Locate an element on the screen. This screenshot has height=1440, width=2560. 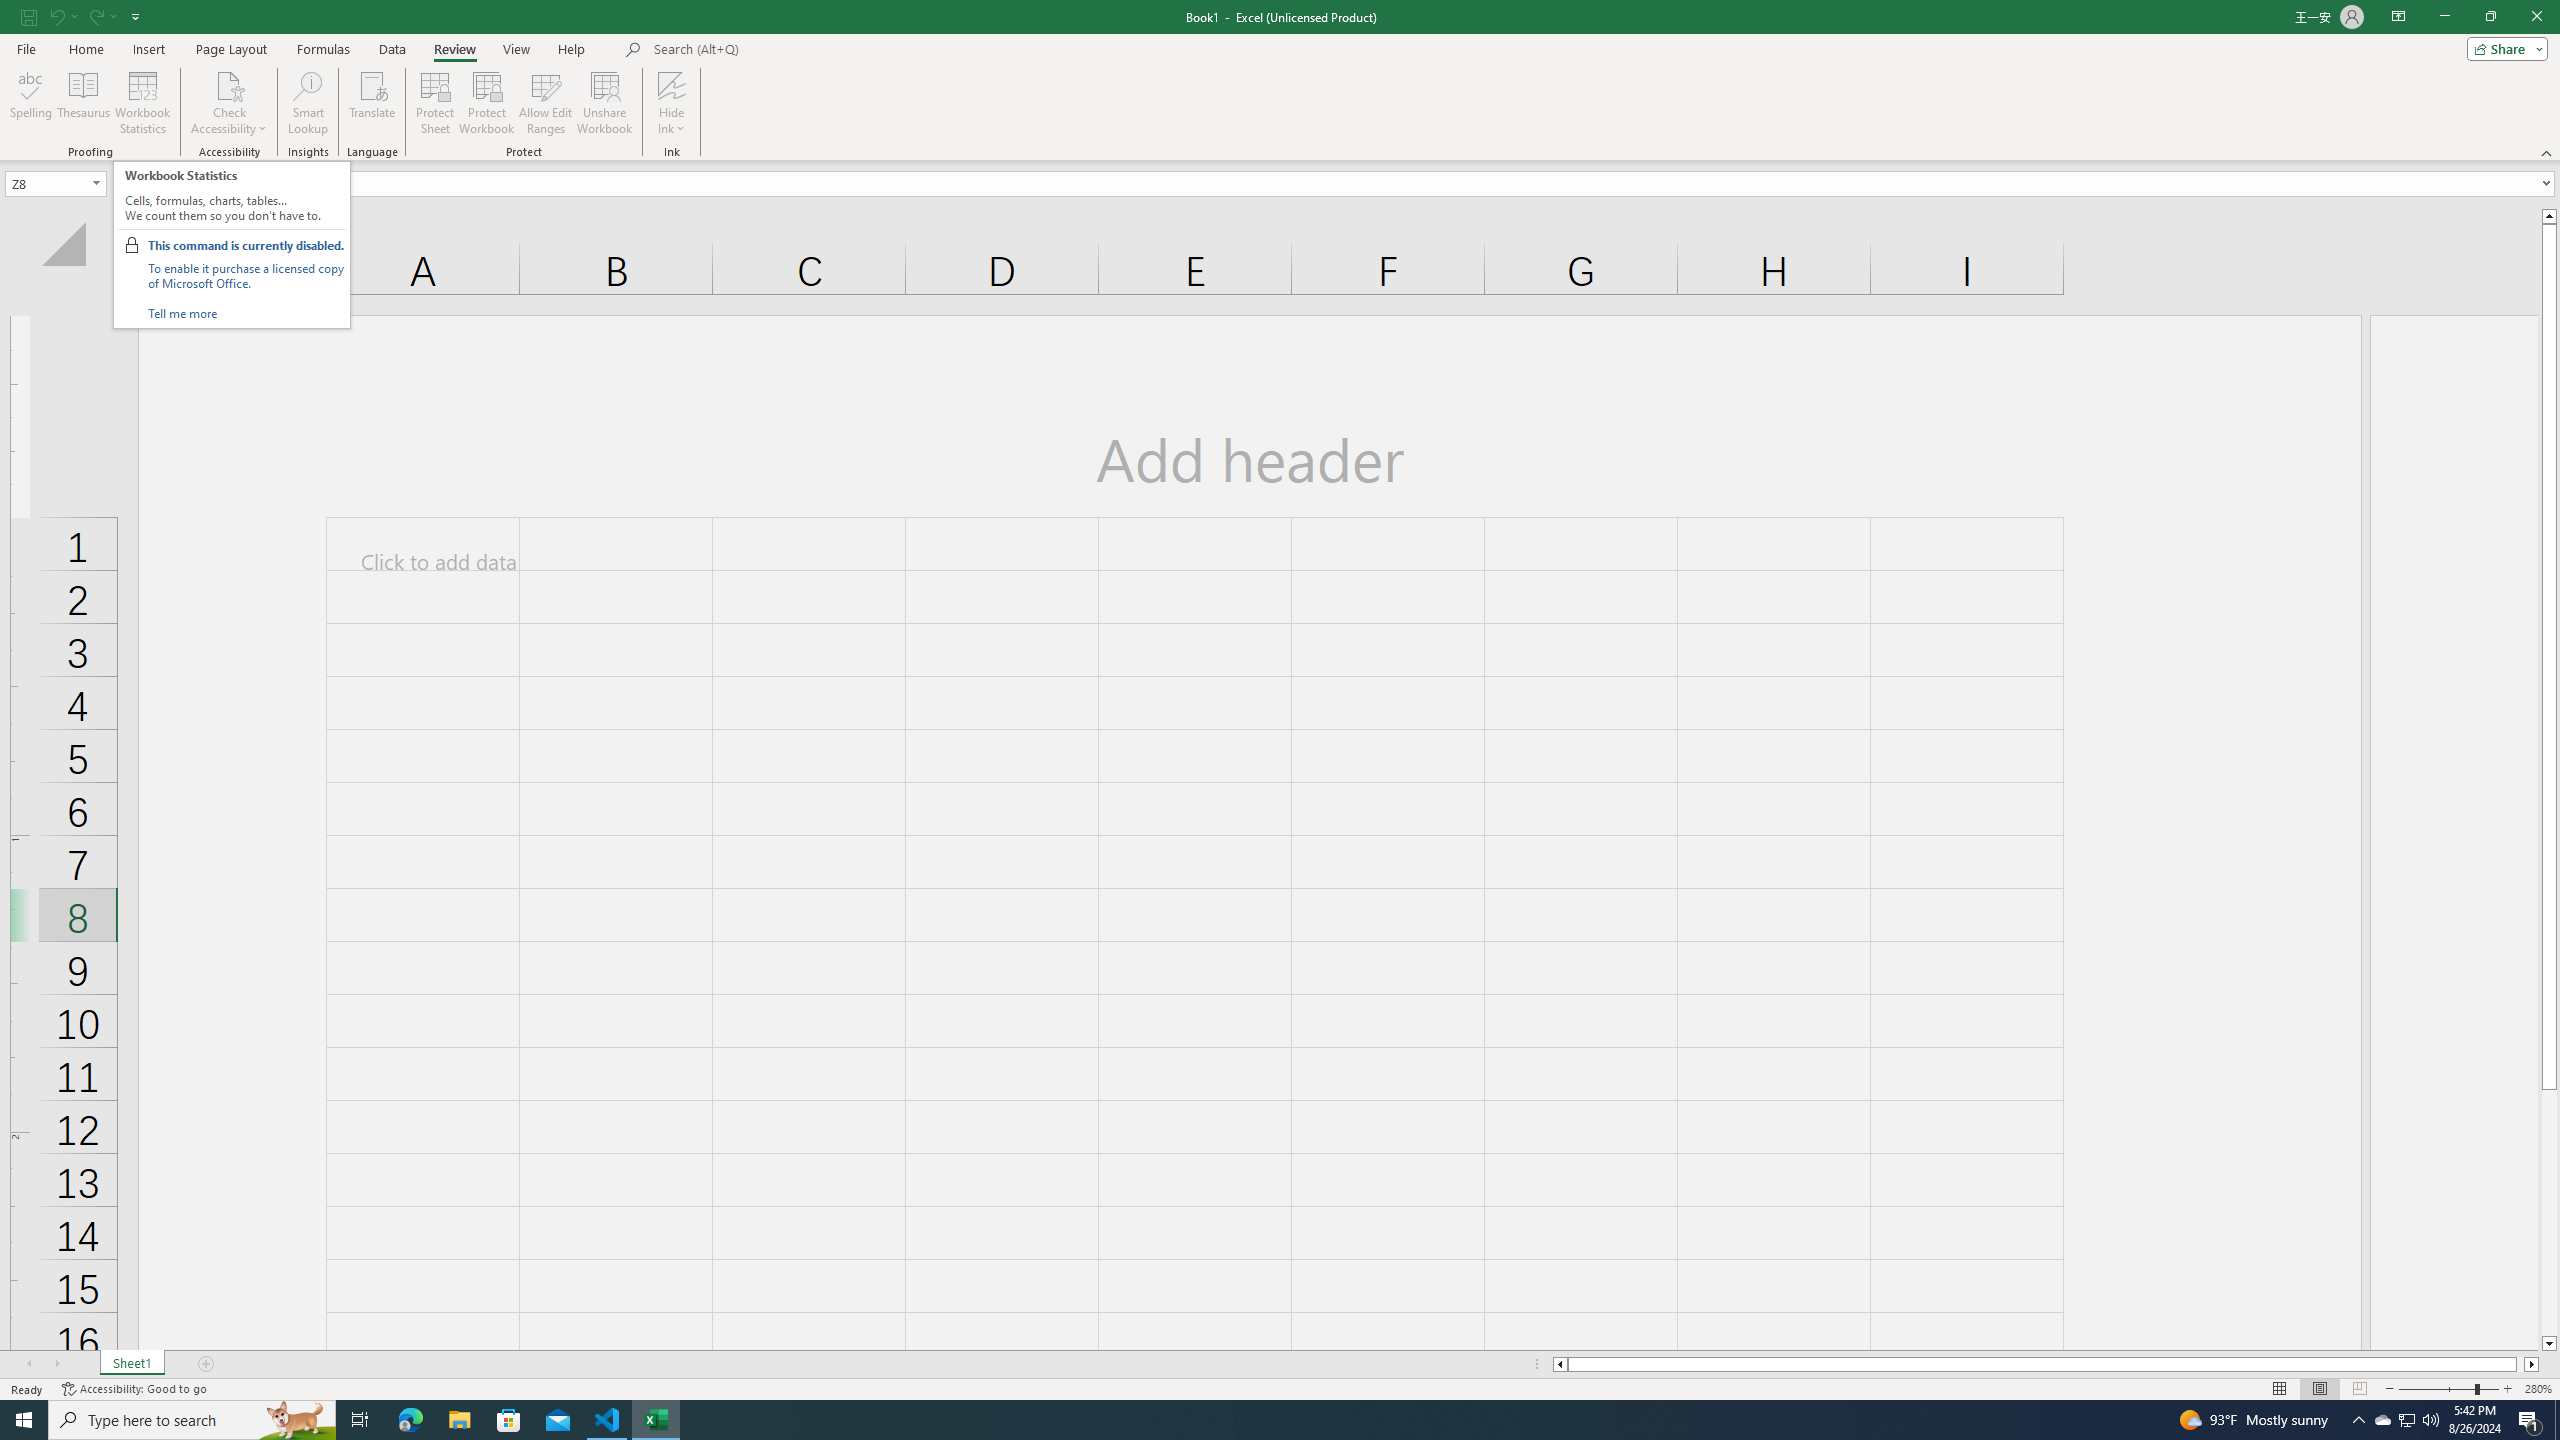
'Smart Lookup' is located at coordinates (307, 103).